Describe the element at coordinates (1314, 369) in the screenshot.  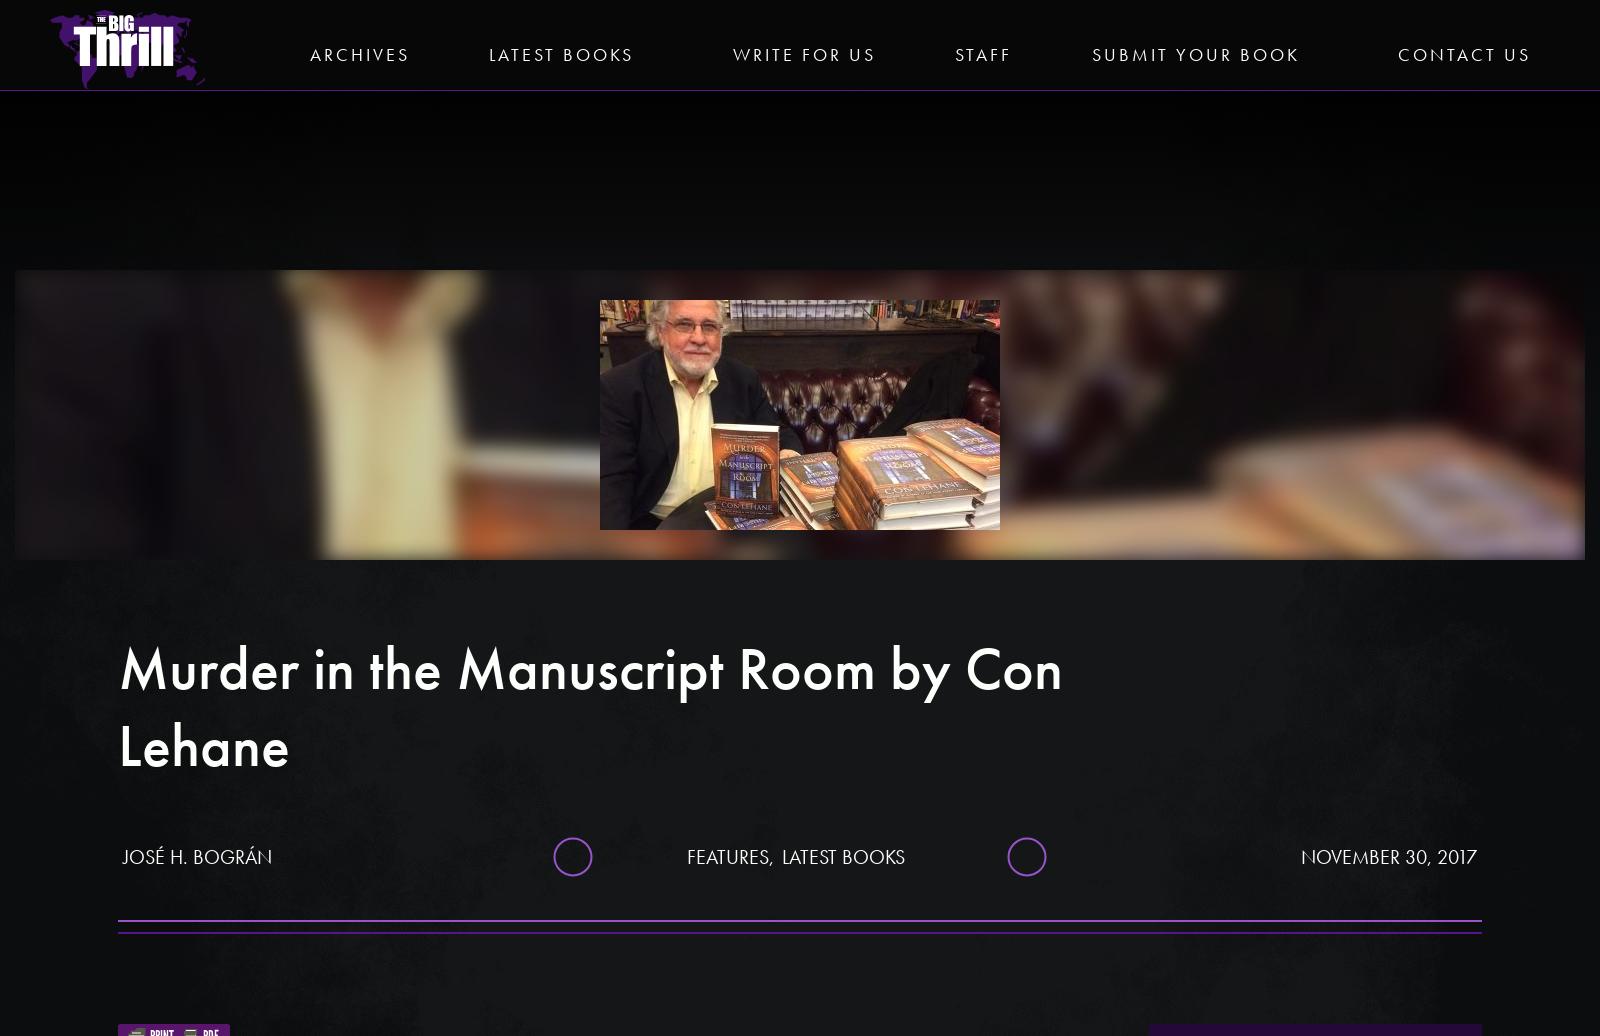
I see `'The Horoscope Writer'` at that location.